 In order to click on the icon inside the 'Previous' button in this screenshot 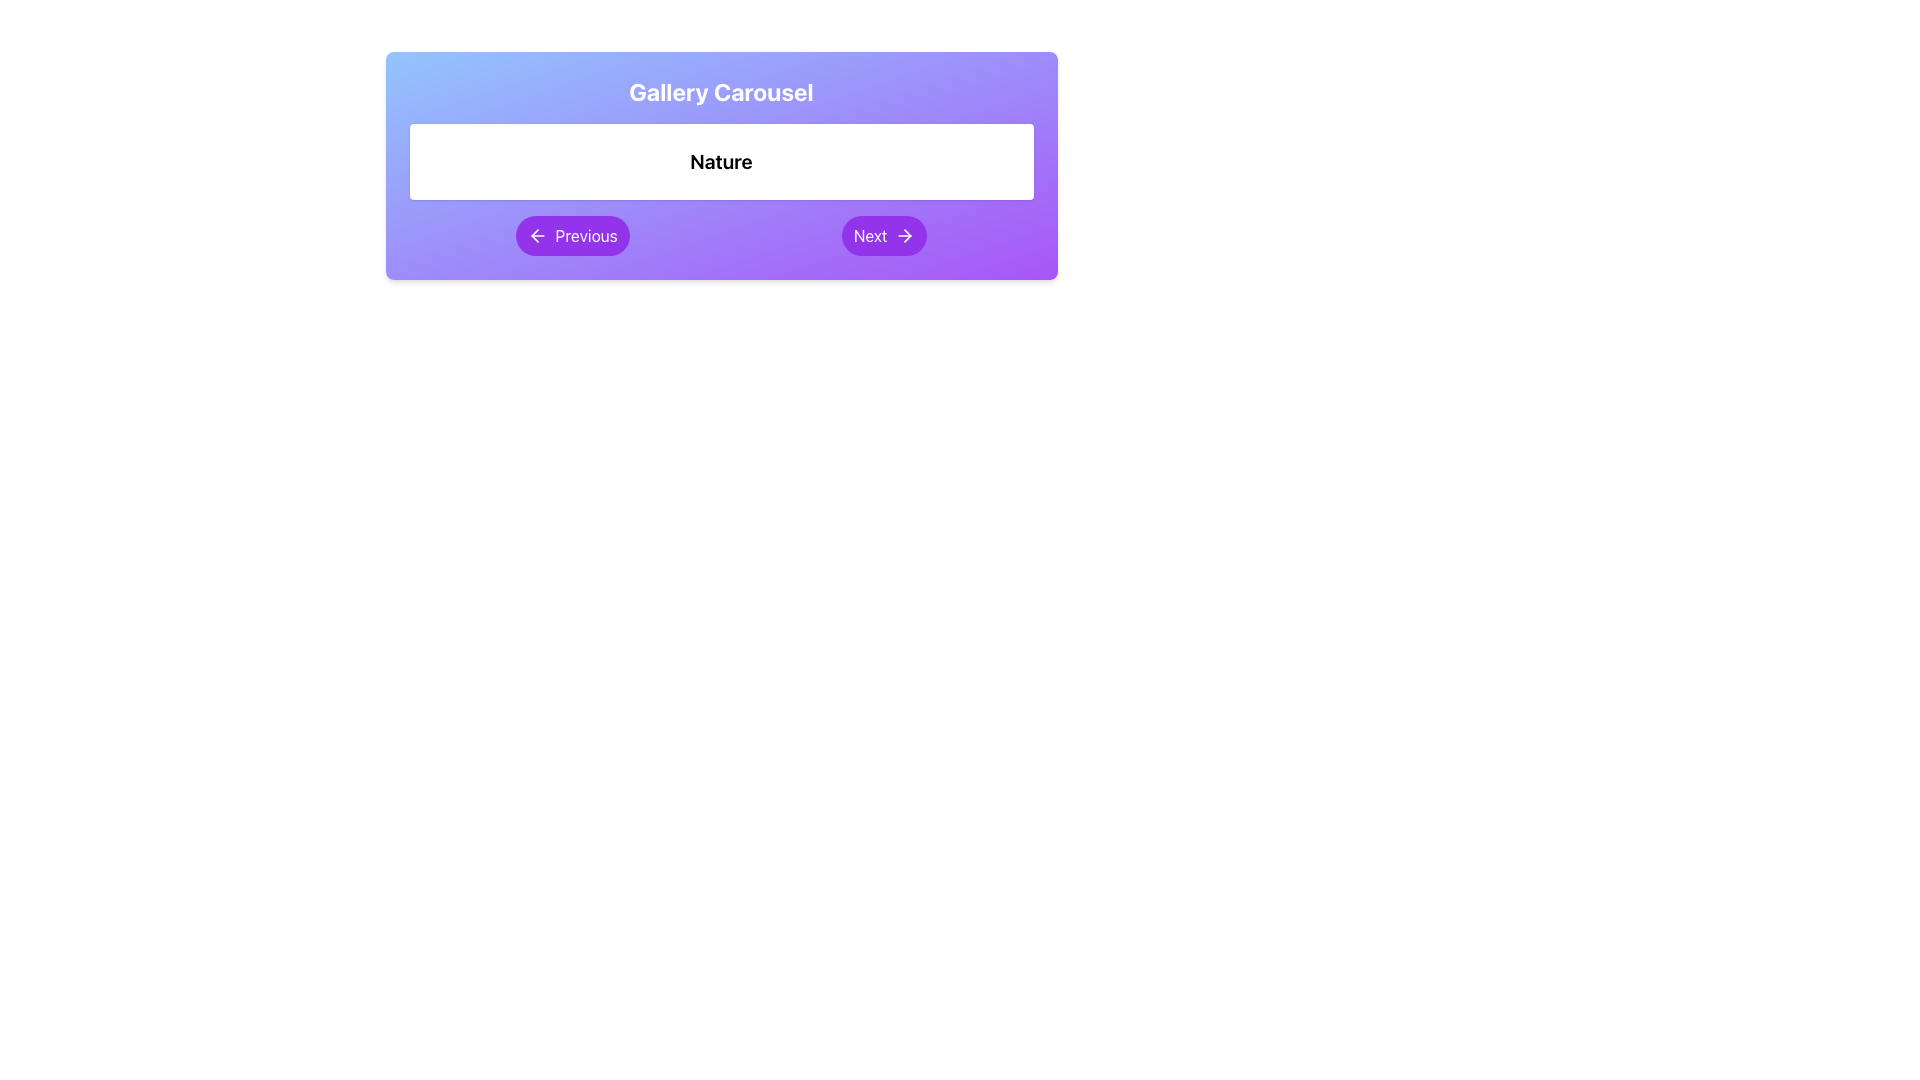, I will do `click(534, 234)`.